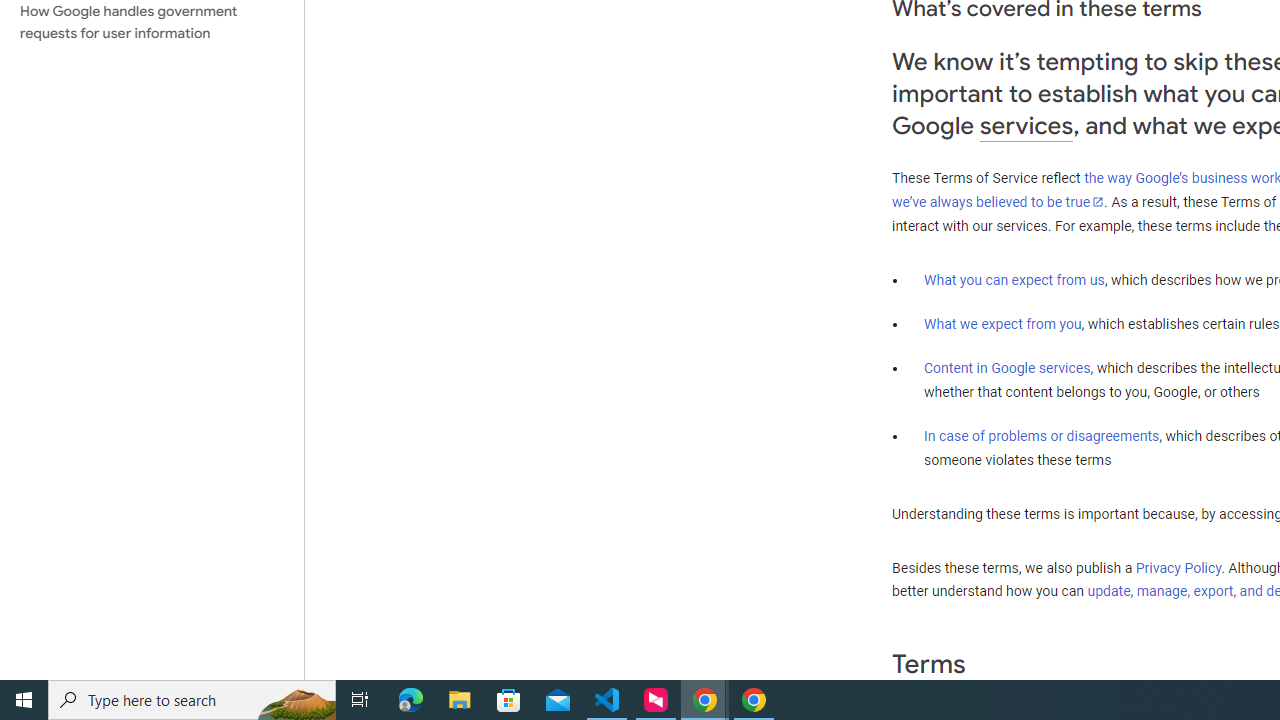  What do you see at coordinates (1026, 125) in the screenshot?
I see `'services'` at bounding box center [1026, 125].